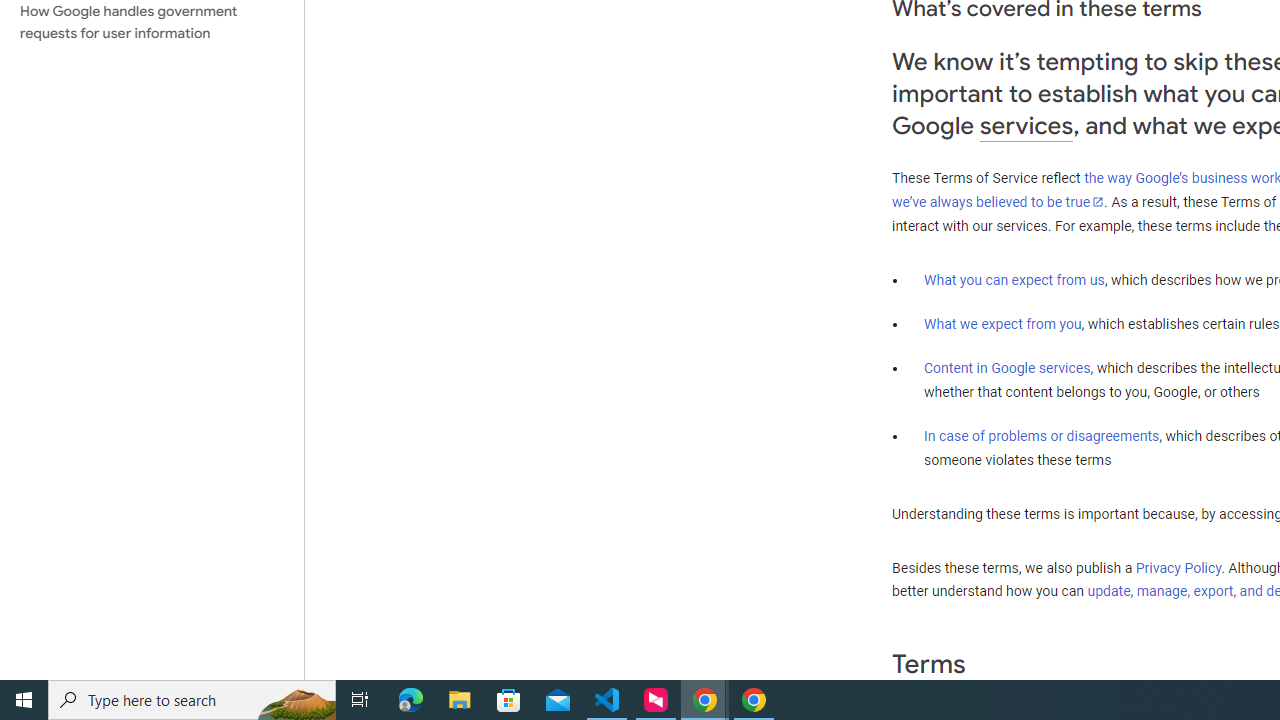  What do you see at coordinates (1026, 125) in the screenshot?
I see `'services'` at bounding box center [1026, 125].